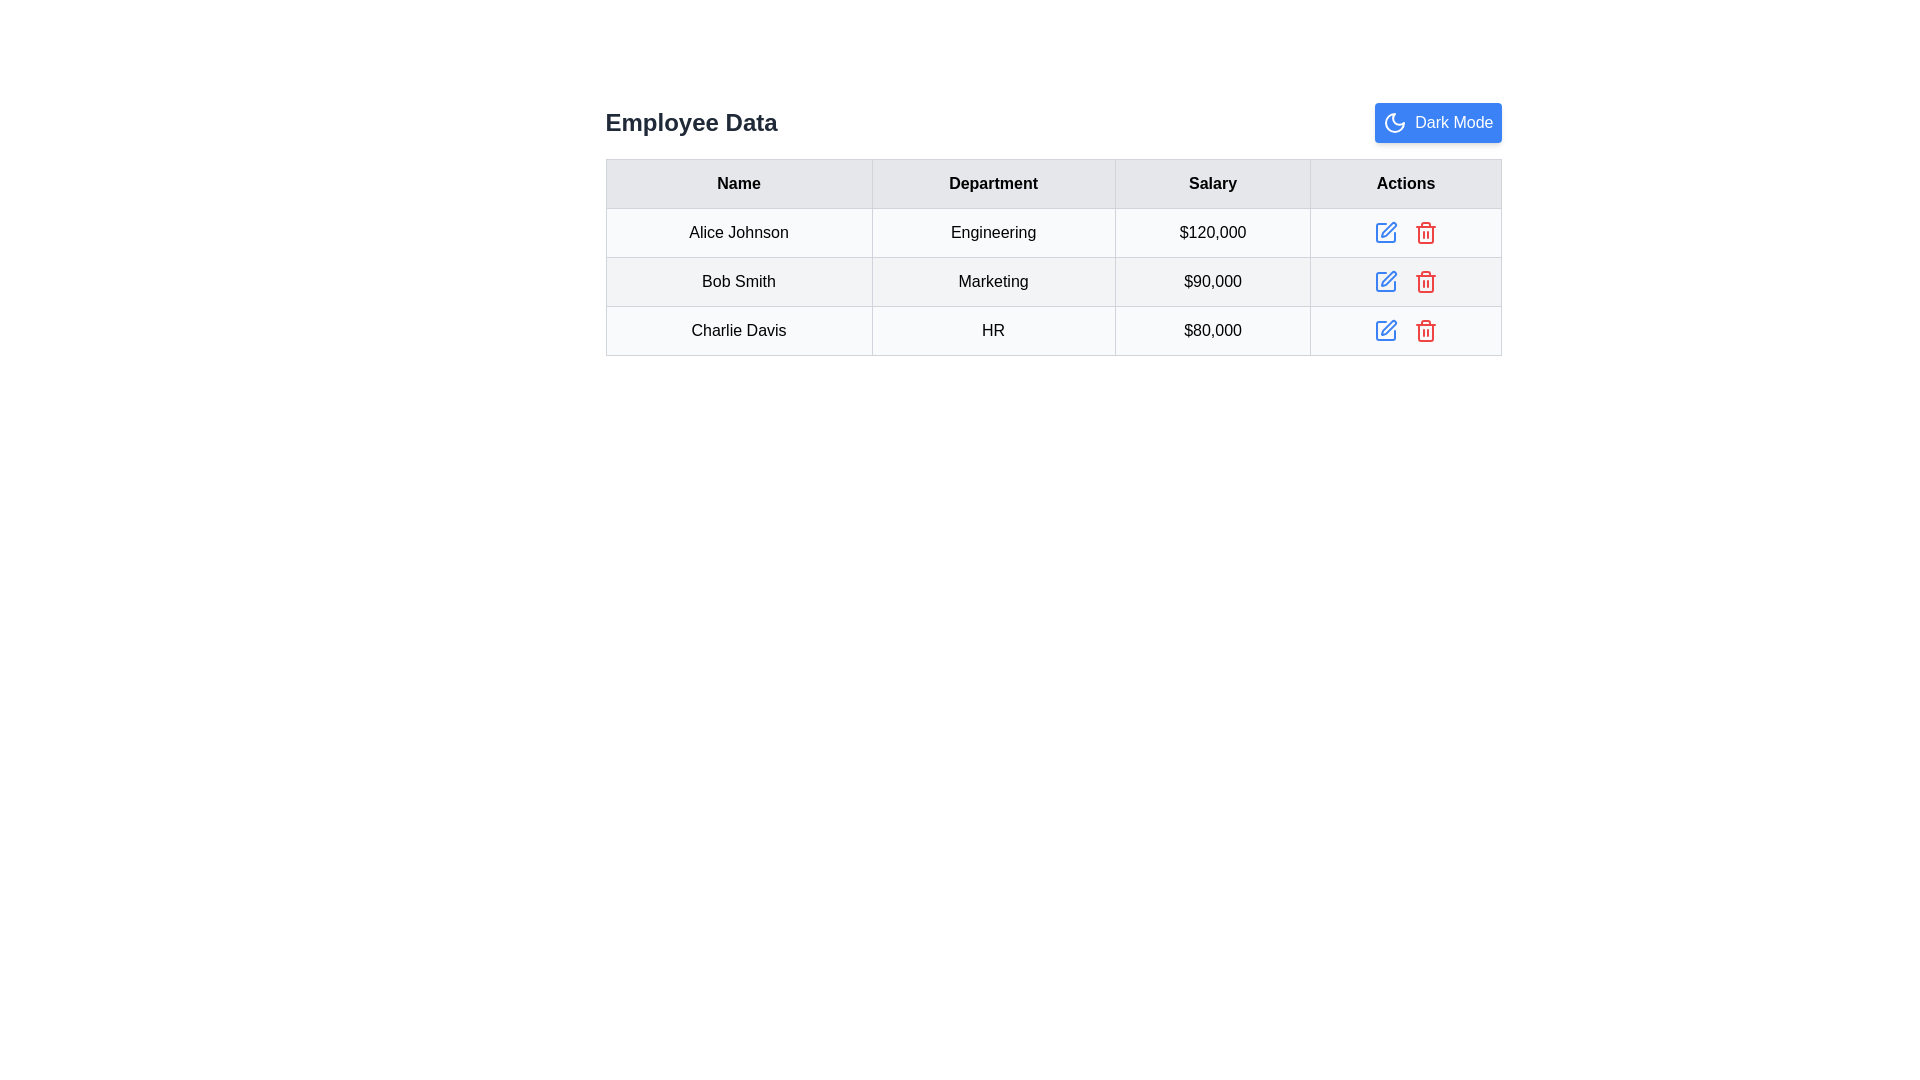 The height and width of the screenshot is (1080, 1920). What do you see at coordinates (993, 231) in the screenshot?
I see `the non-interactive text label in the second column of the first row of the 'Employee Data' table, which provides details about the department associated with the entry for 'Alice Johnson'` at bounding box center [993, 231].